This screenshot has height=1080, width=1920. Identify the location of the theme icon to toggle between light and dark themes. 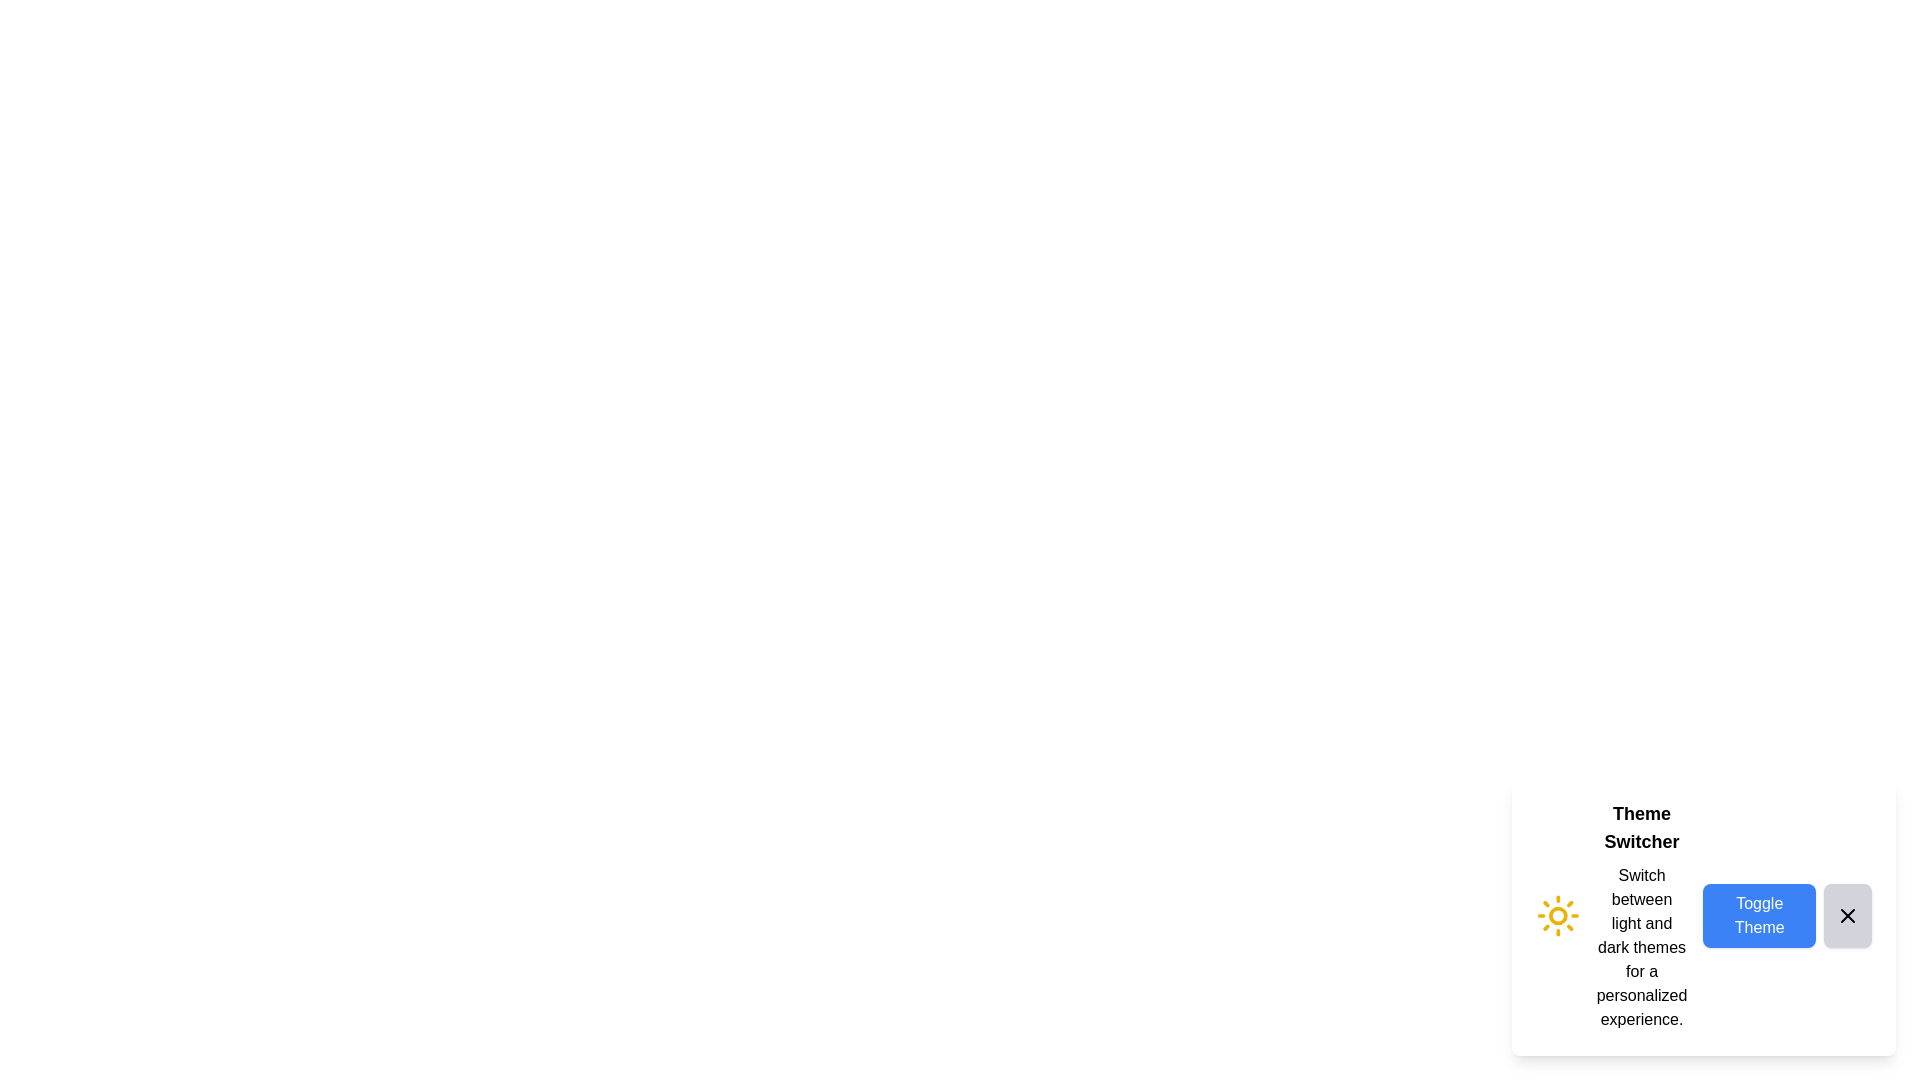
(1557, 915).